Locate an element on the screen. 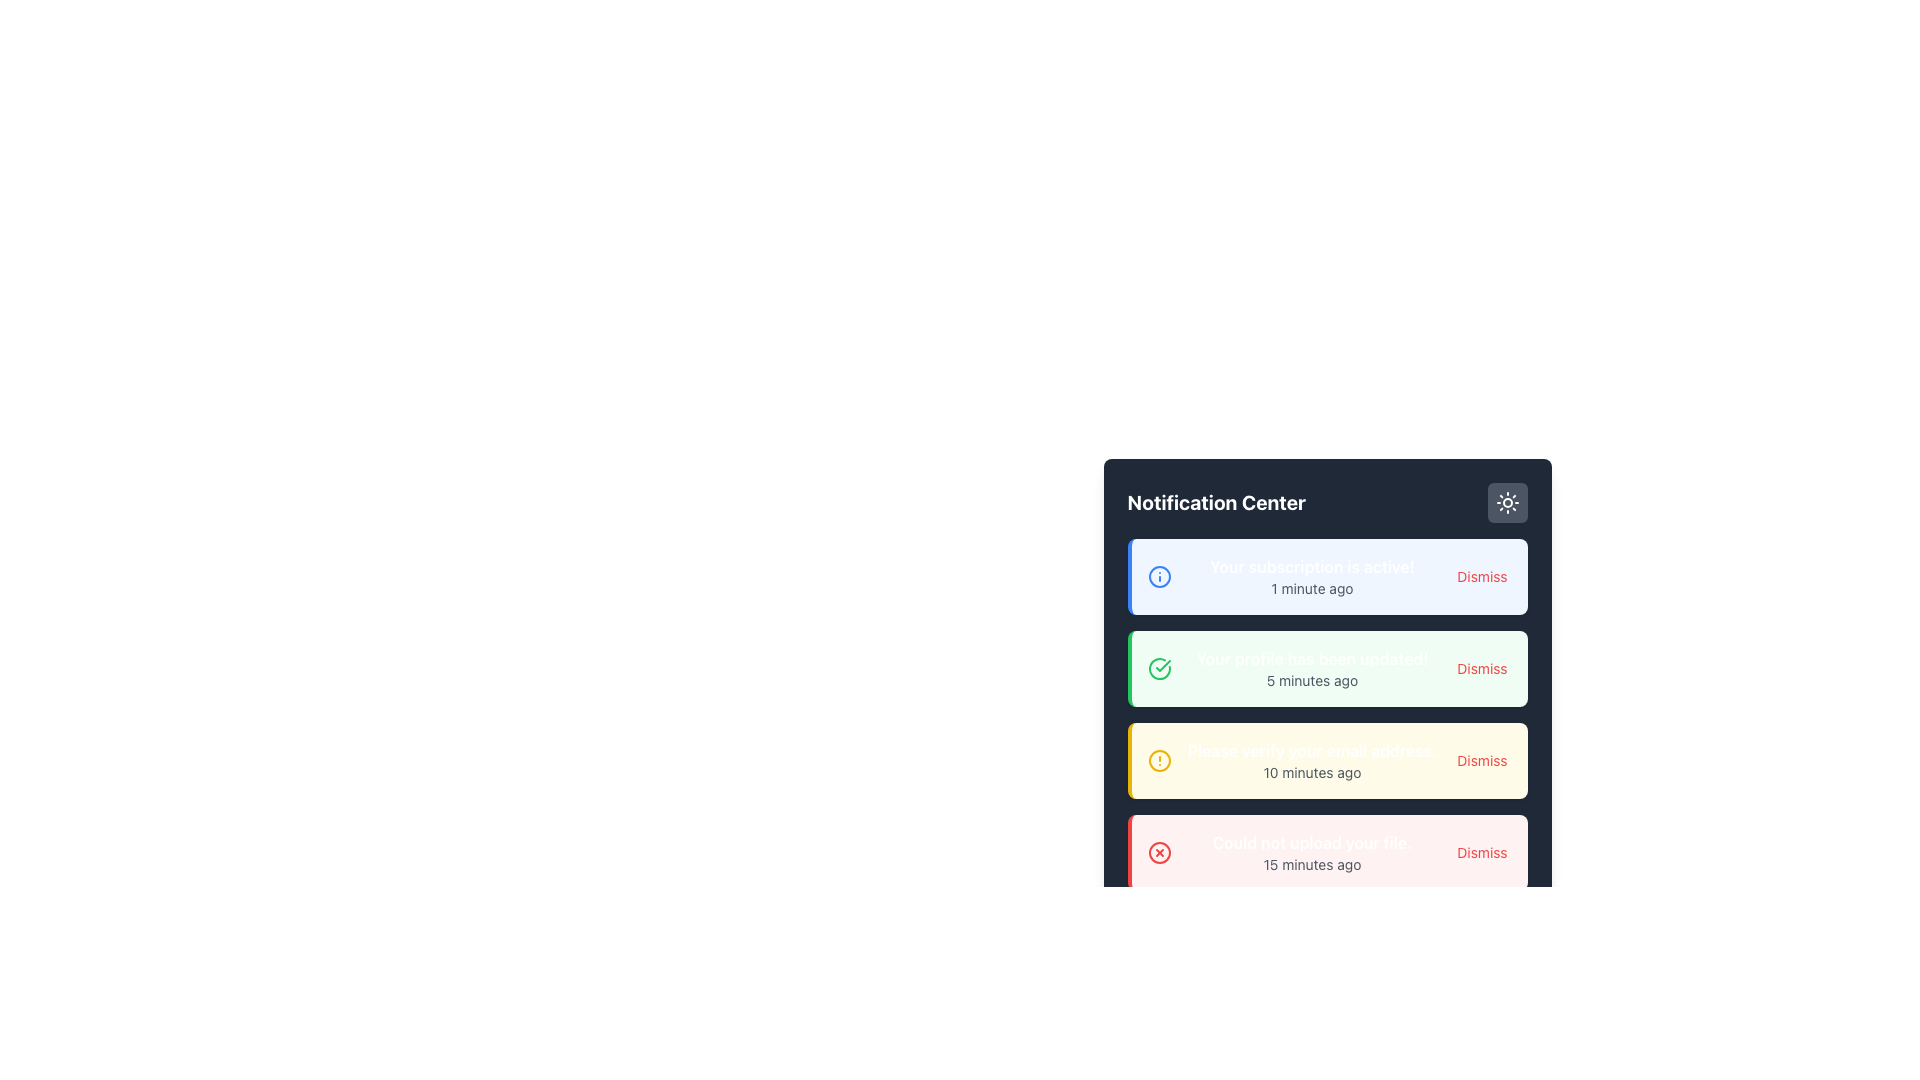 The image size is (1920, 1080). text of the title label in the 'Notification Center' panel, which is located at the top-left corner of the panel is located at coordinates (1215, 501).